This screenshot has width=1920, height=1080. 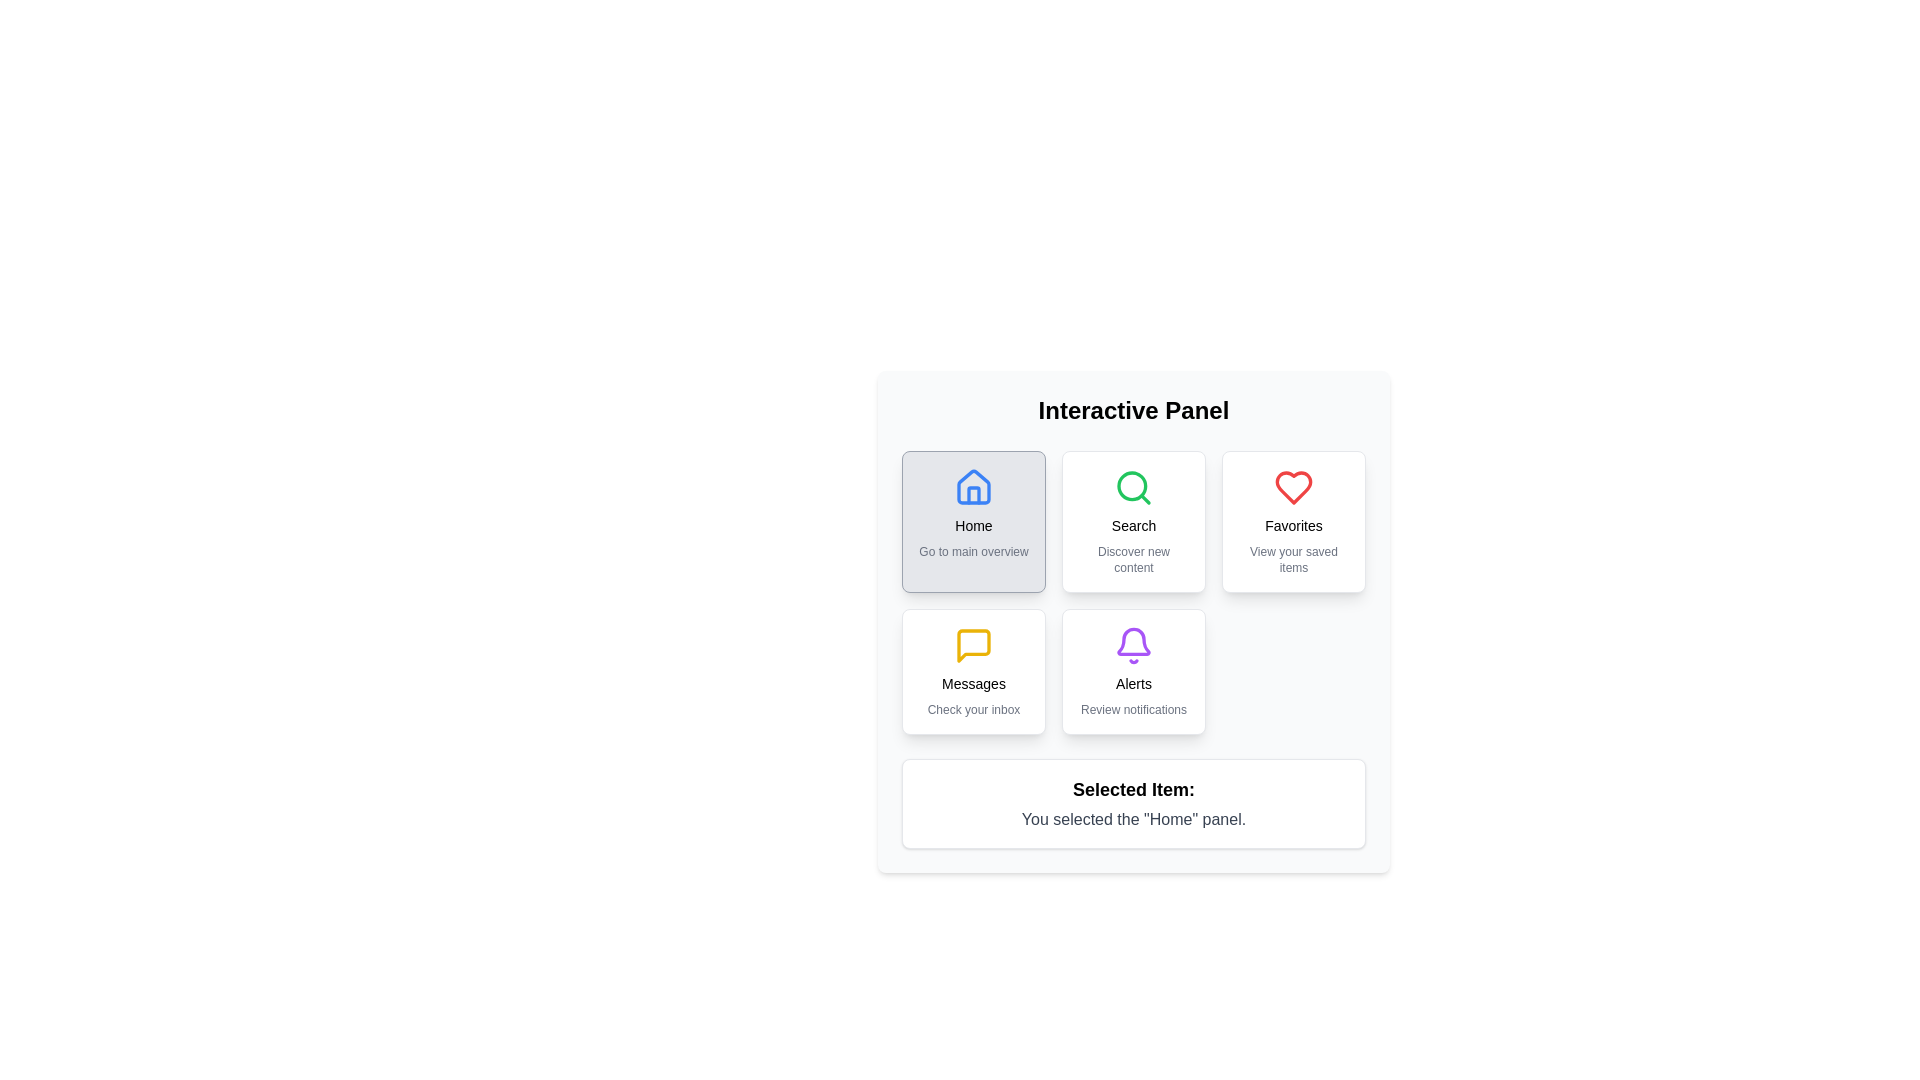 What do you see at coordinates (1133, 789) in the screenshot?
I see `the 'Selected Item:' text label, which is bold and located at the top of a white, rounded rectangular box beneath the main interactive panel` at bounding box center [1133, 789].